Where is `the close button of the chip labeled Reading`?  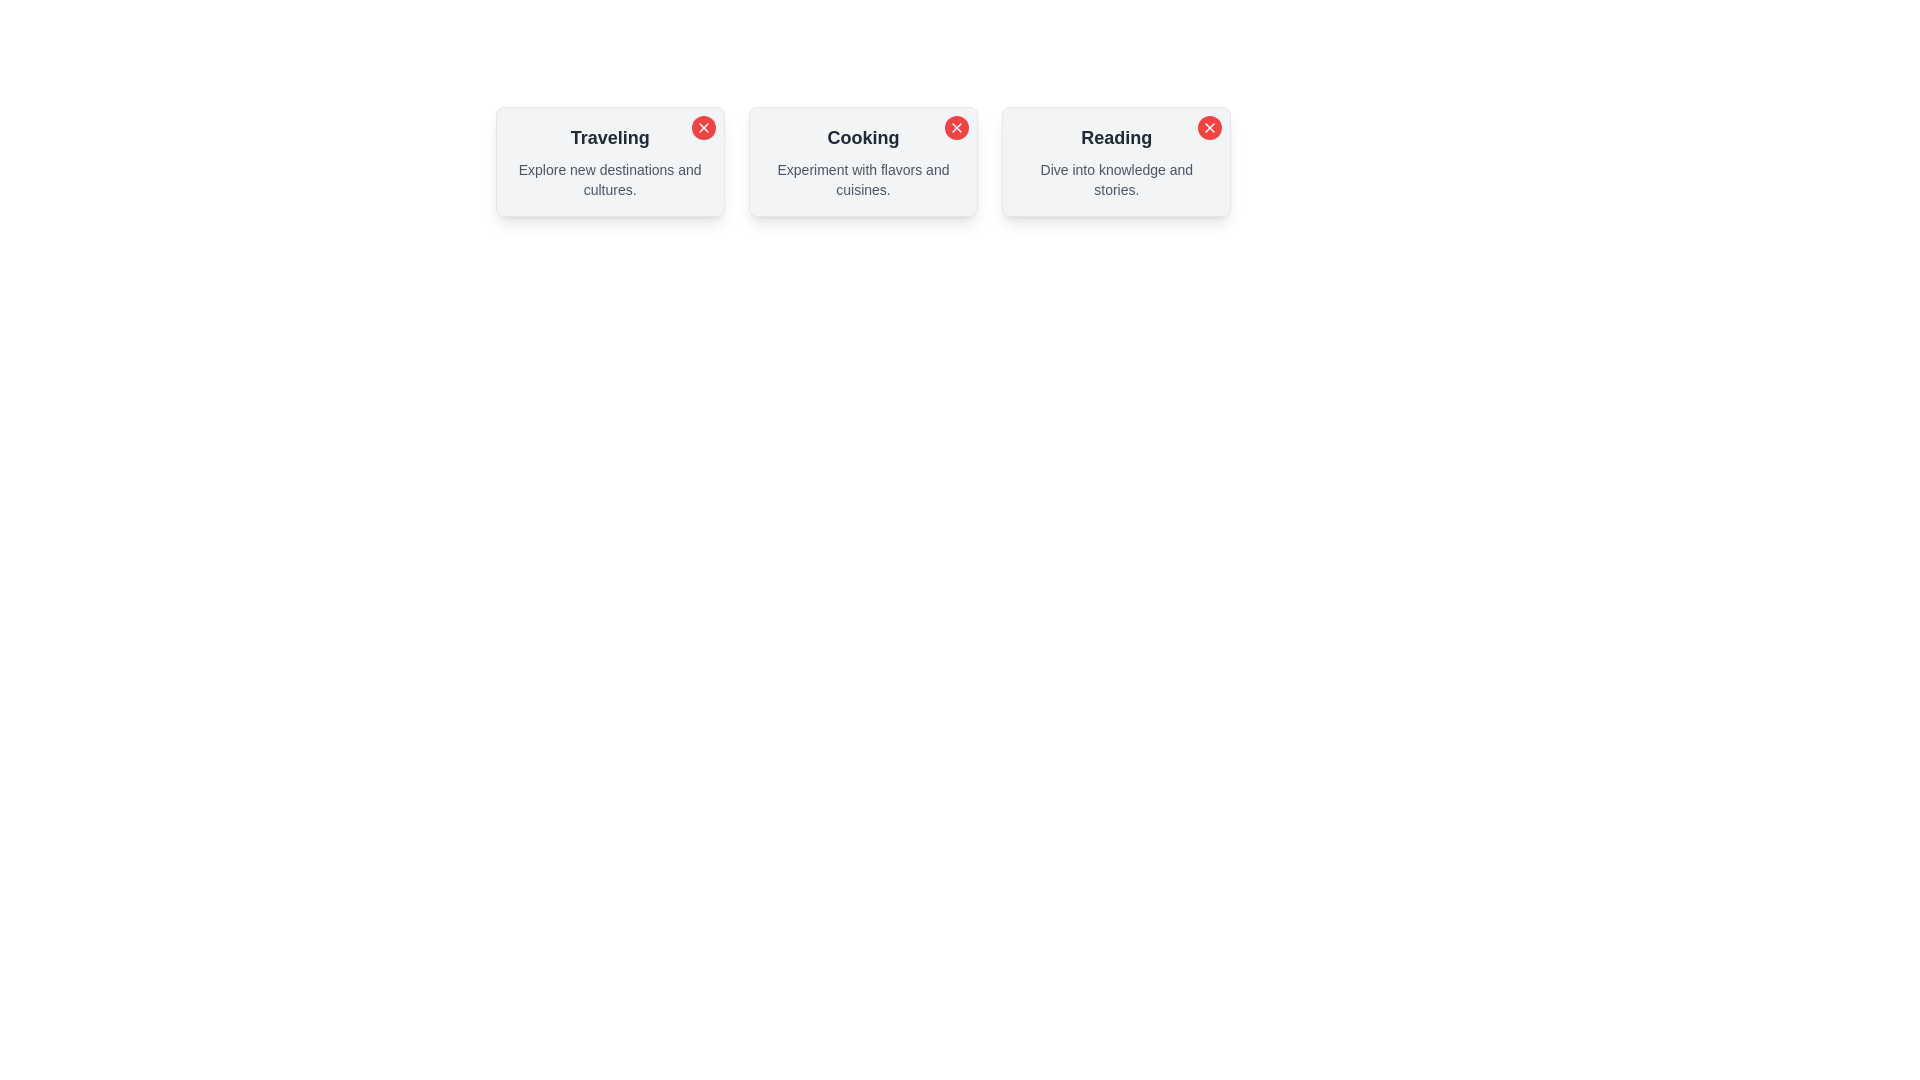 the close button of the chip labeled Reading is located at coordinates (1209, 127).